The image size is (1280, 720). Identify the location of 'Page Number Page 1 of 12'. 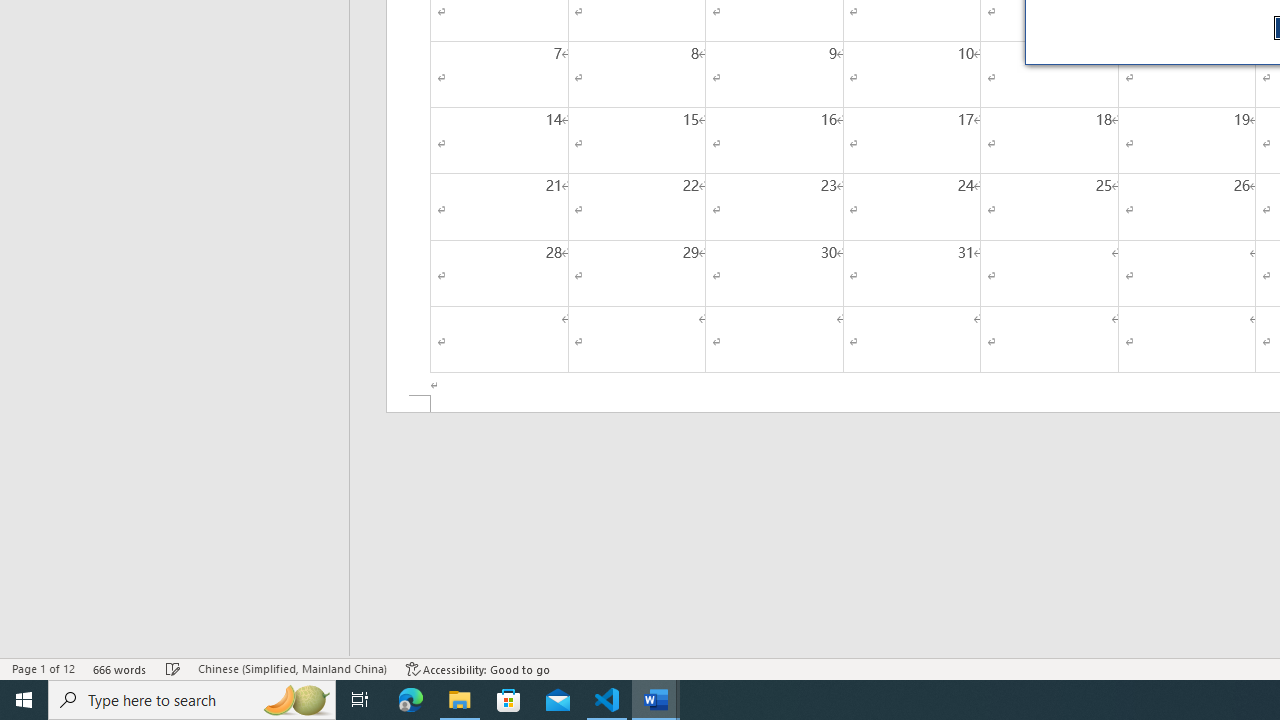
(43, 669).